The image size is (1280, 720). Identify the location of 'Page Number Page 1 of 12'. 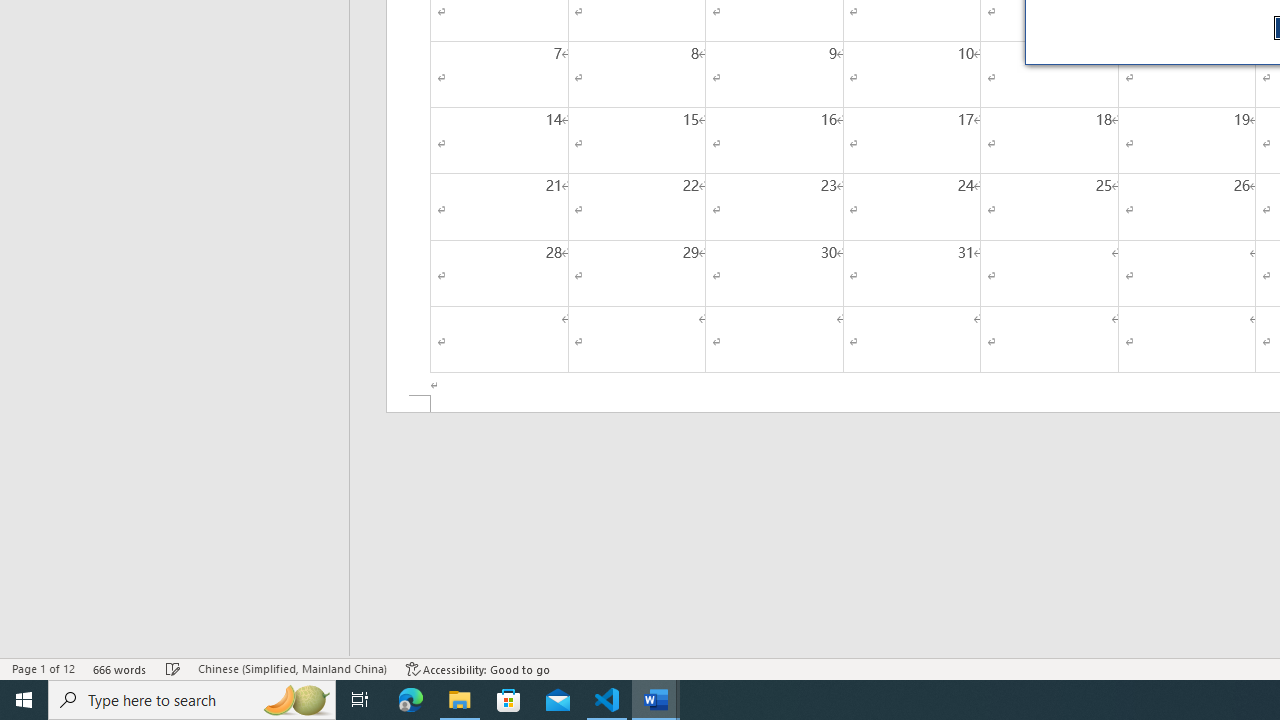
(43, 669).